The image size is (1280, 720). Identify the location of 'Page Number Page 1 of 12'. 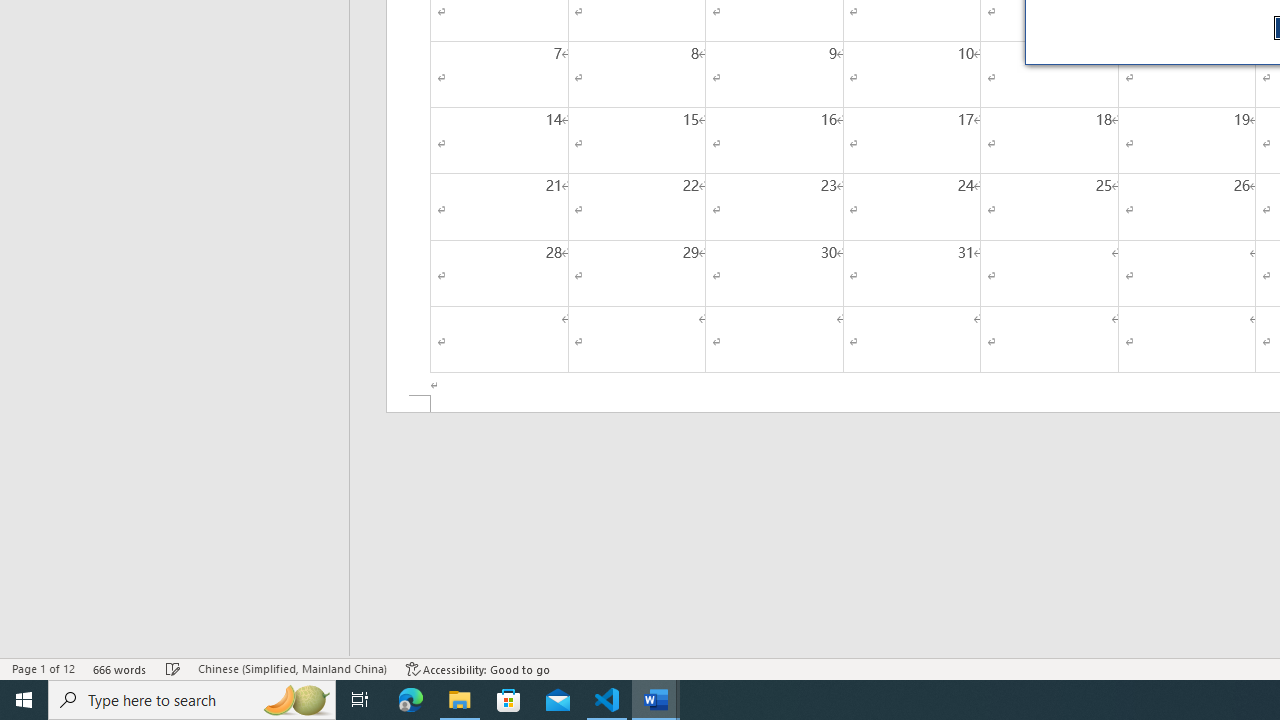
(43, 669).